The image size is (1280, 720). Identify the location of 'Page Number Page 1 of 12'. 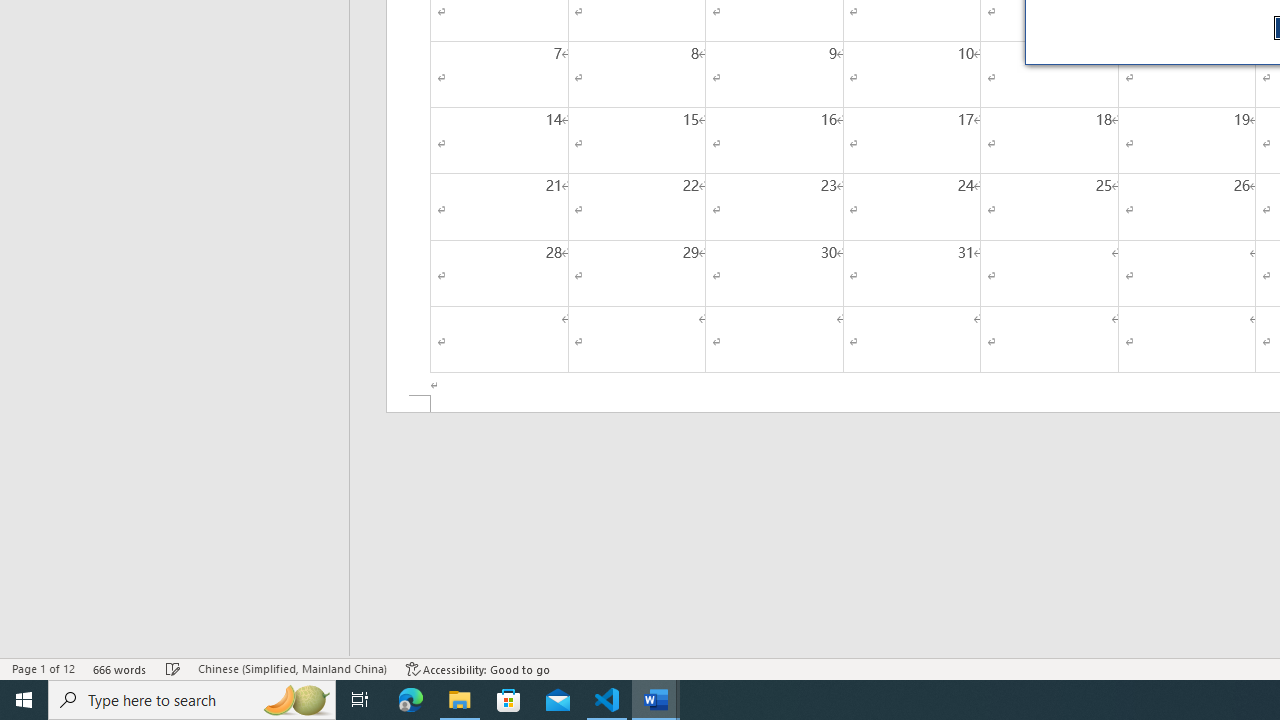
(43, 669).